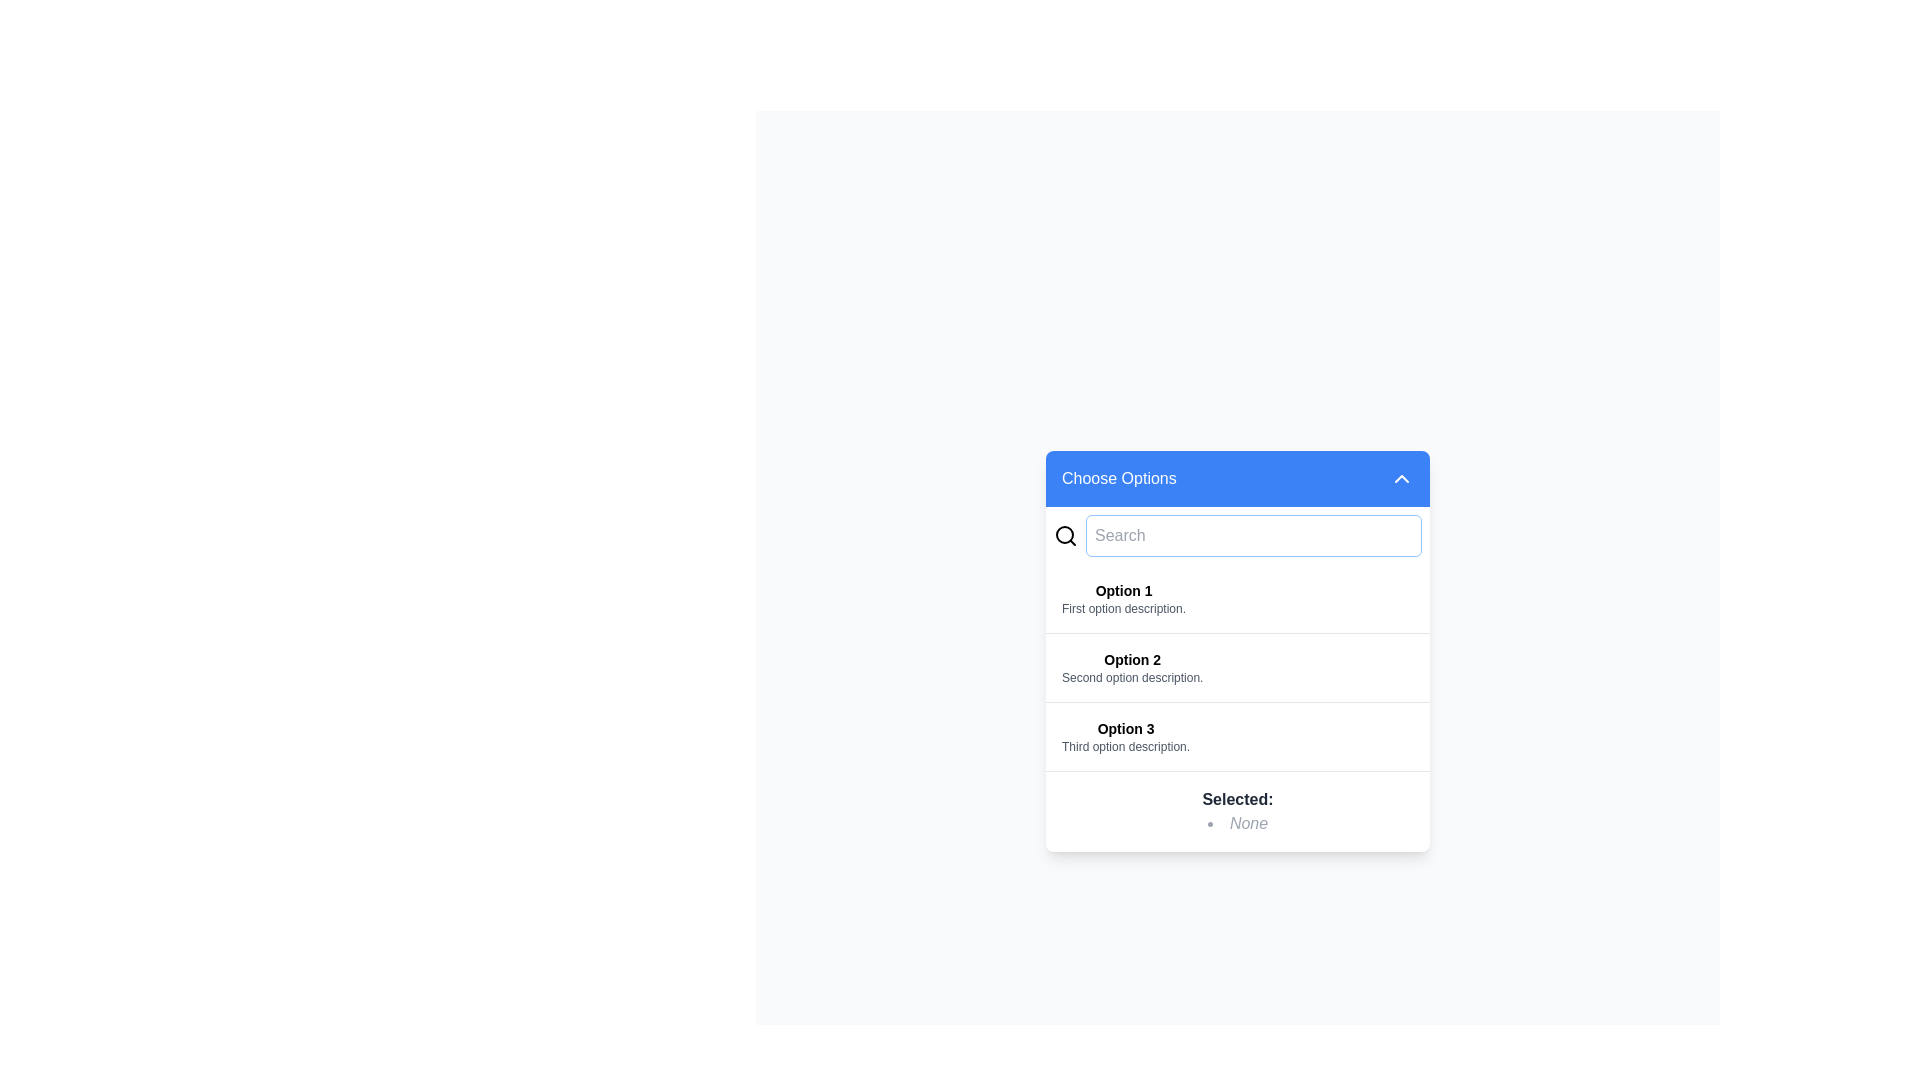 This screenshot has width=1920, height=1080. I want to click on the third selectable option in the dropdown-style interface, so click(1237, 736).